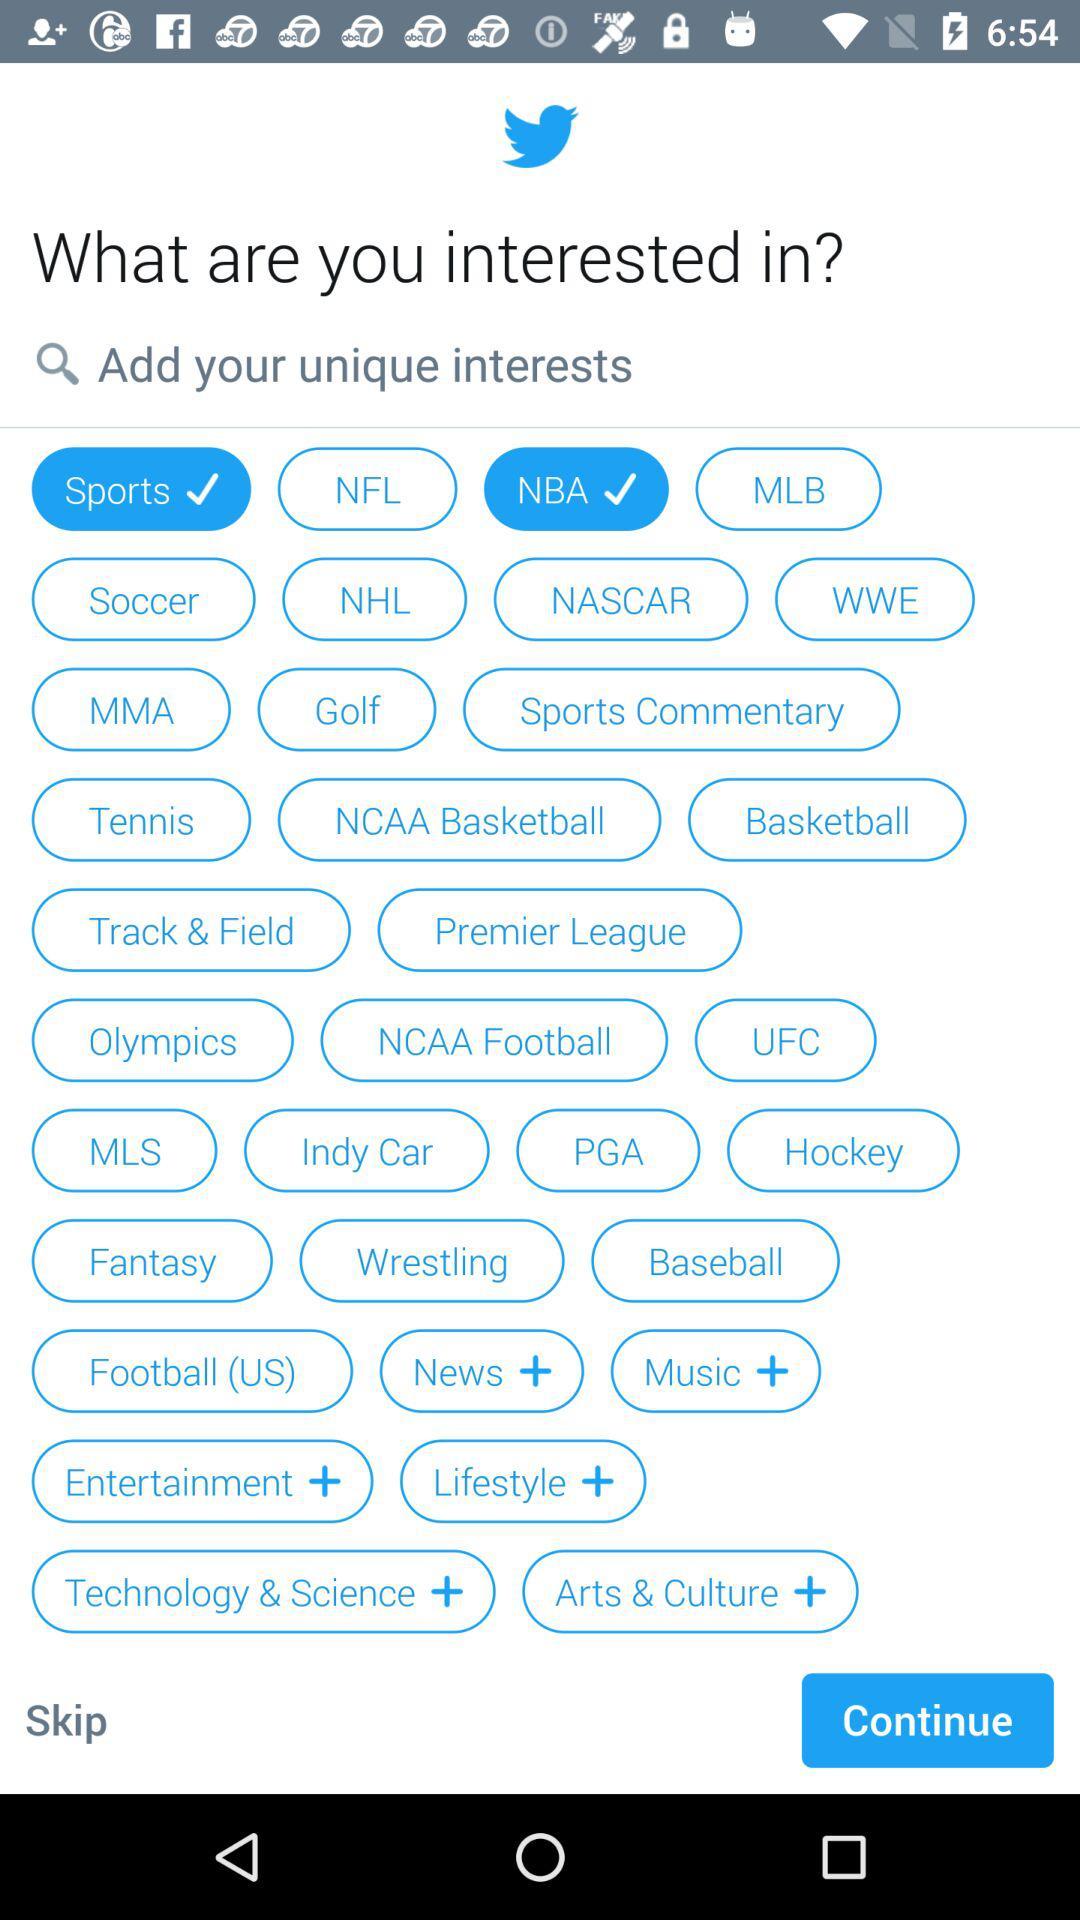  I want to click on icon below soccer, so click(131, 709).